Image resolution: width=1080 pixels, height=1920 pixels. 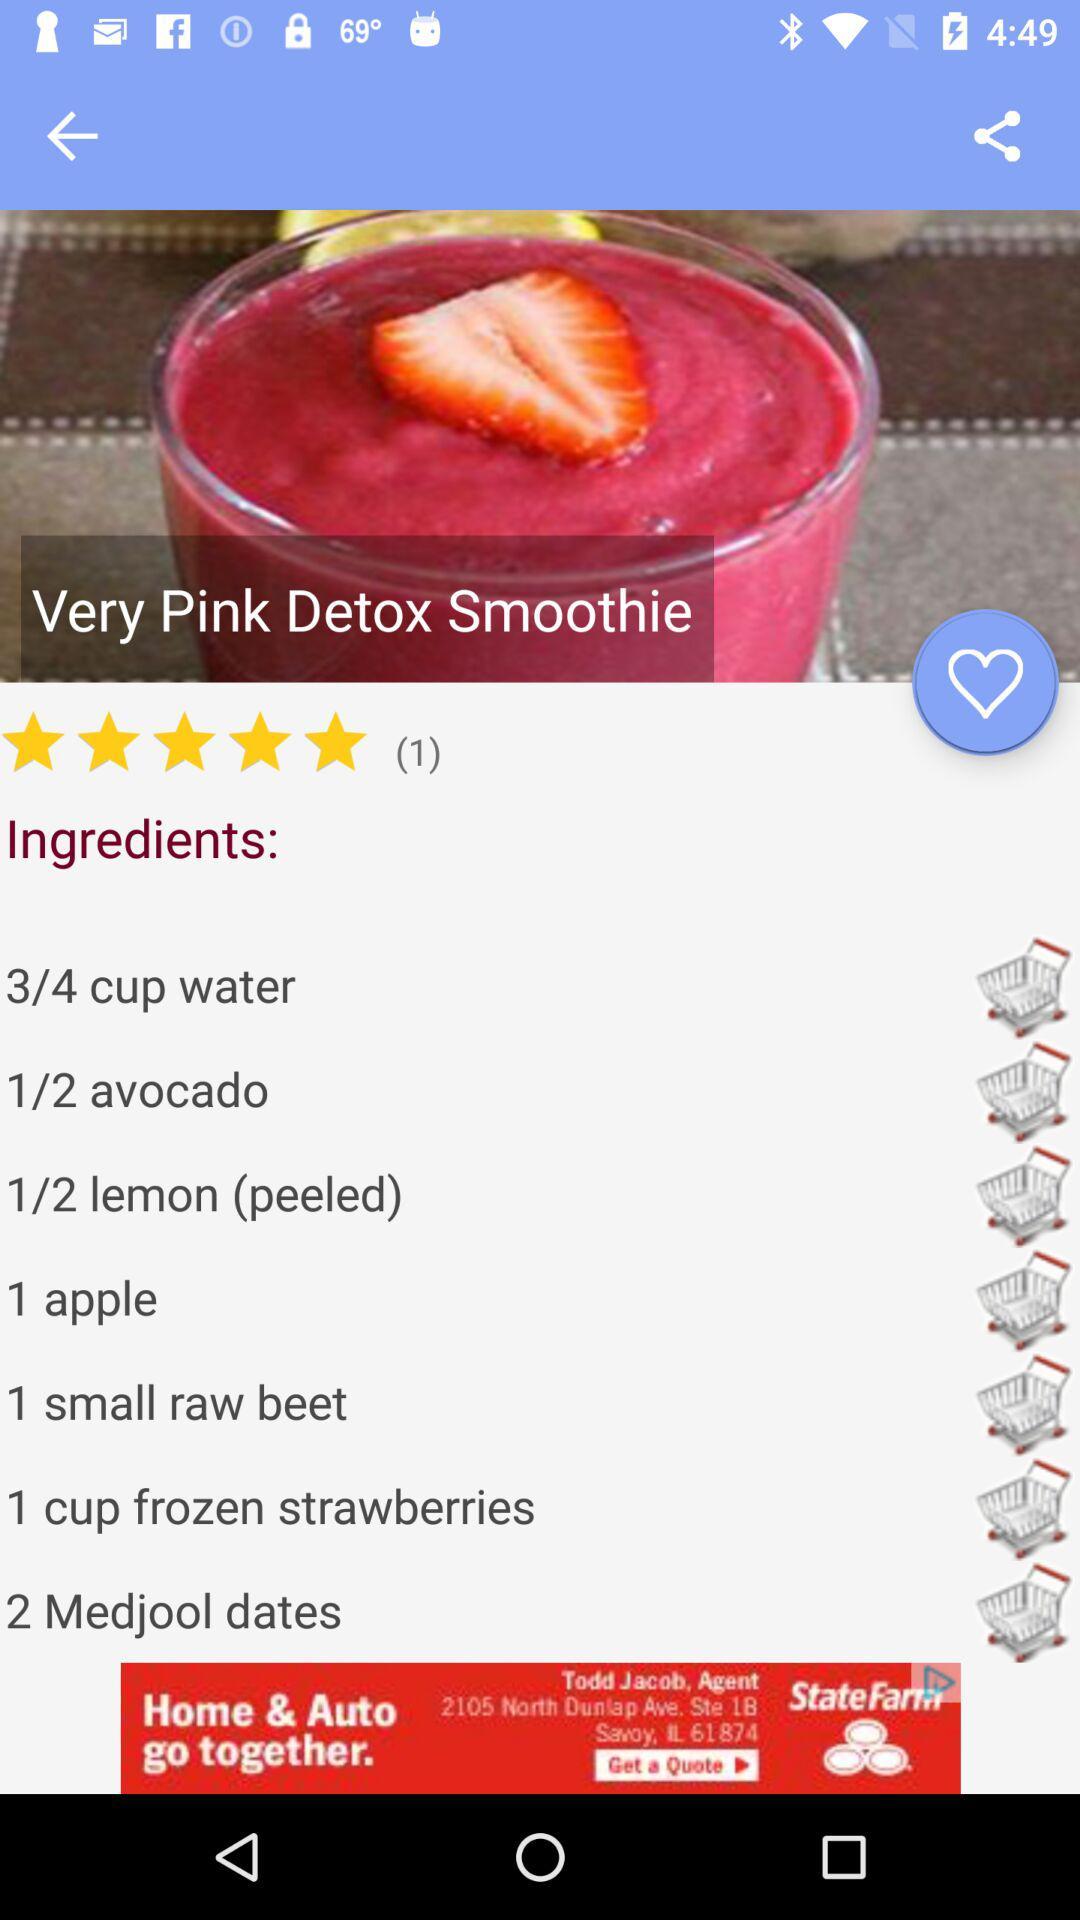 What do you see at coordinates (984, 682) in the screenshot?
I see `love the product` at bounding box center [984, 682].